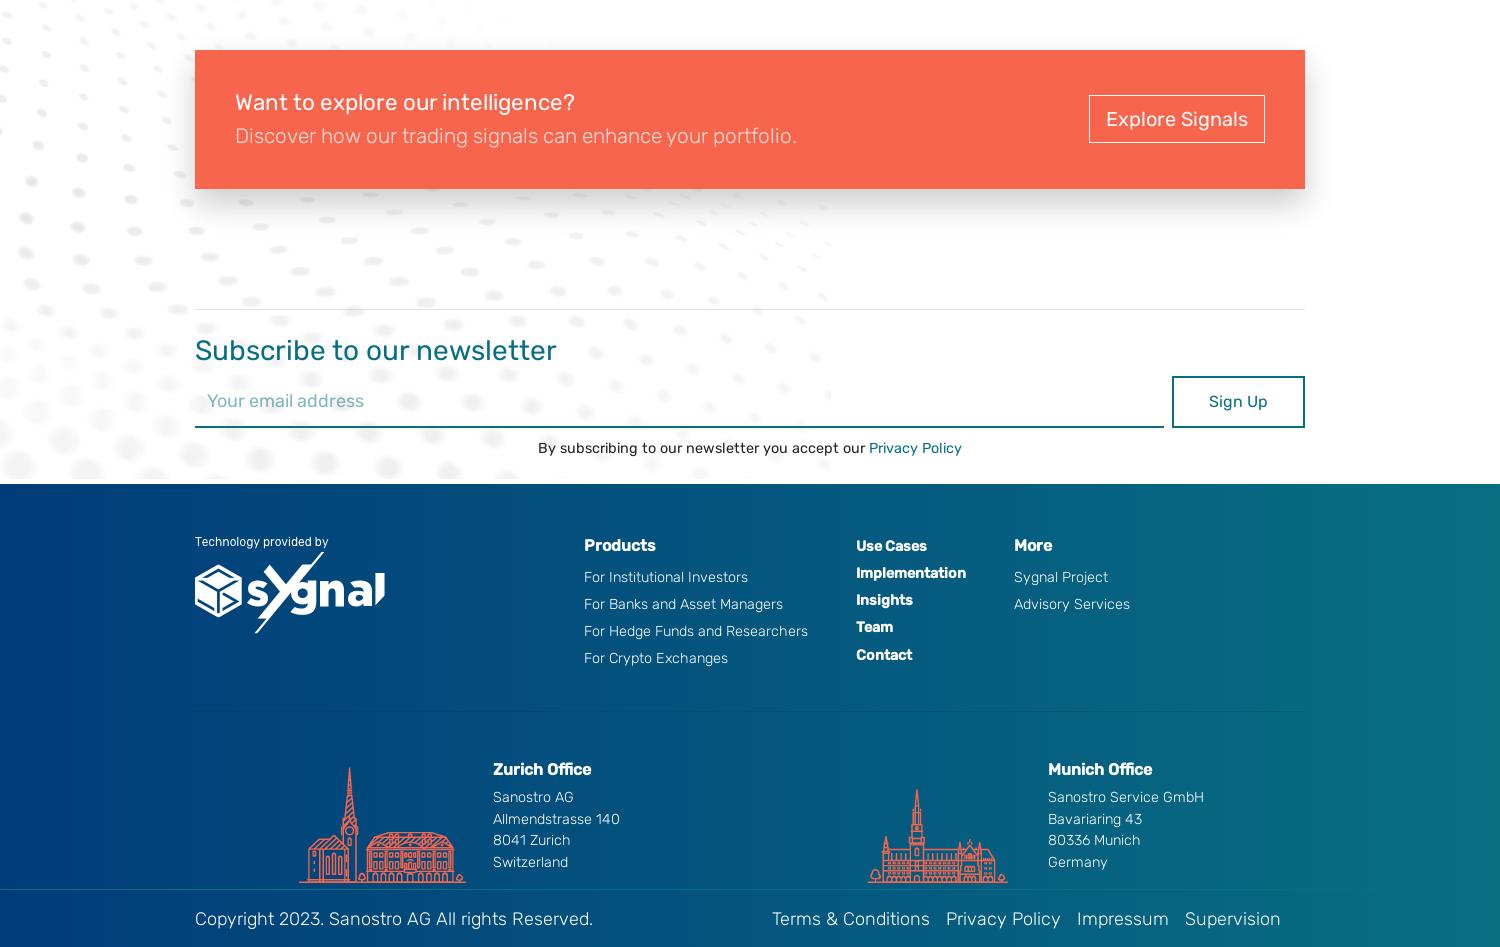  Describe the element at coordinates (1077, 860) in the screenshot. I see `'Germany'` at that location.